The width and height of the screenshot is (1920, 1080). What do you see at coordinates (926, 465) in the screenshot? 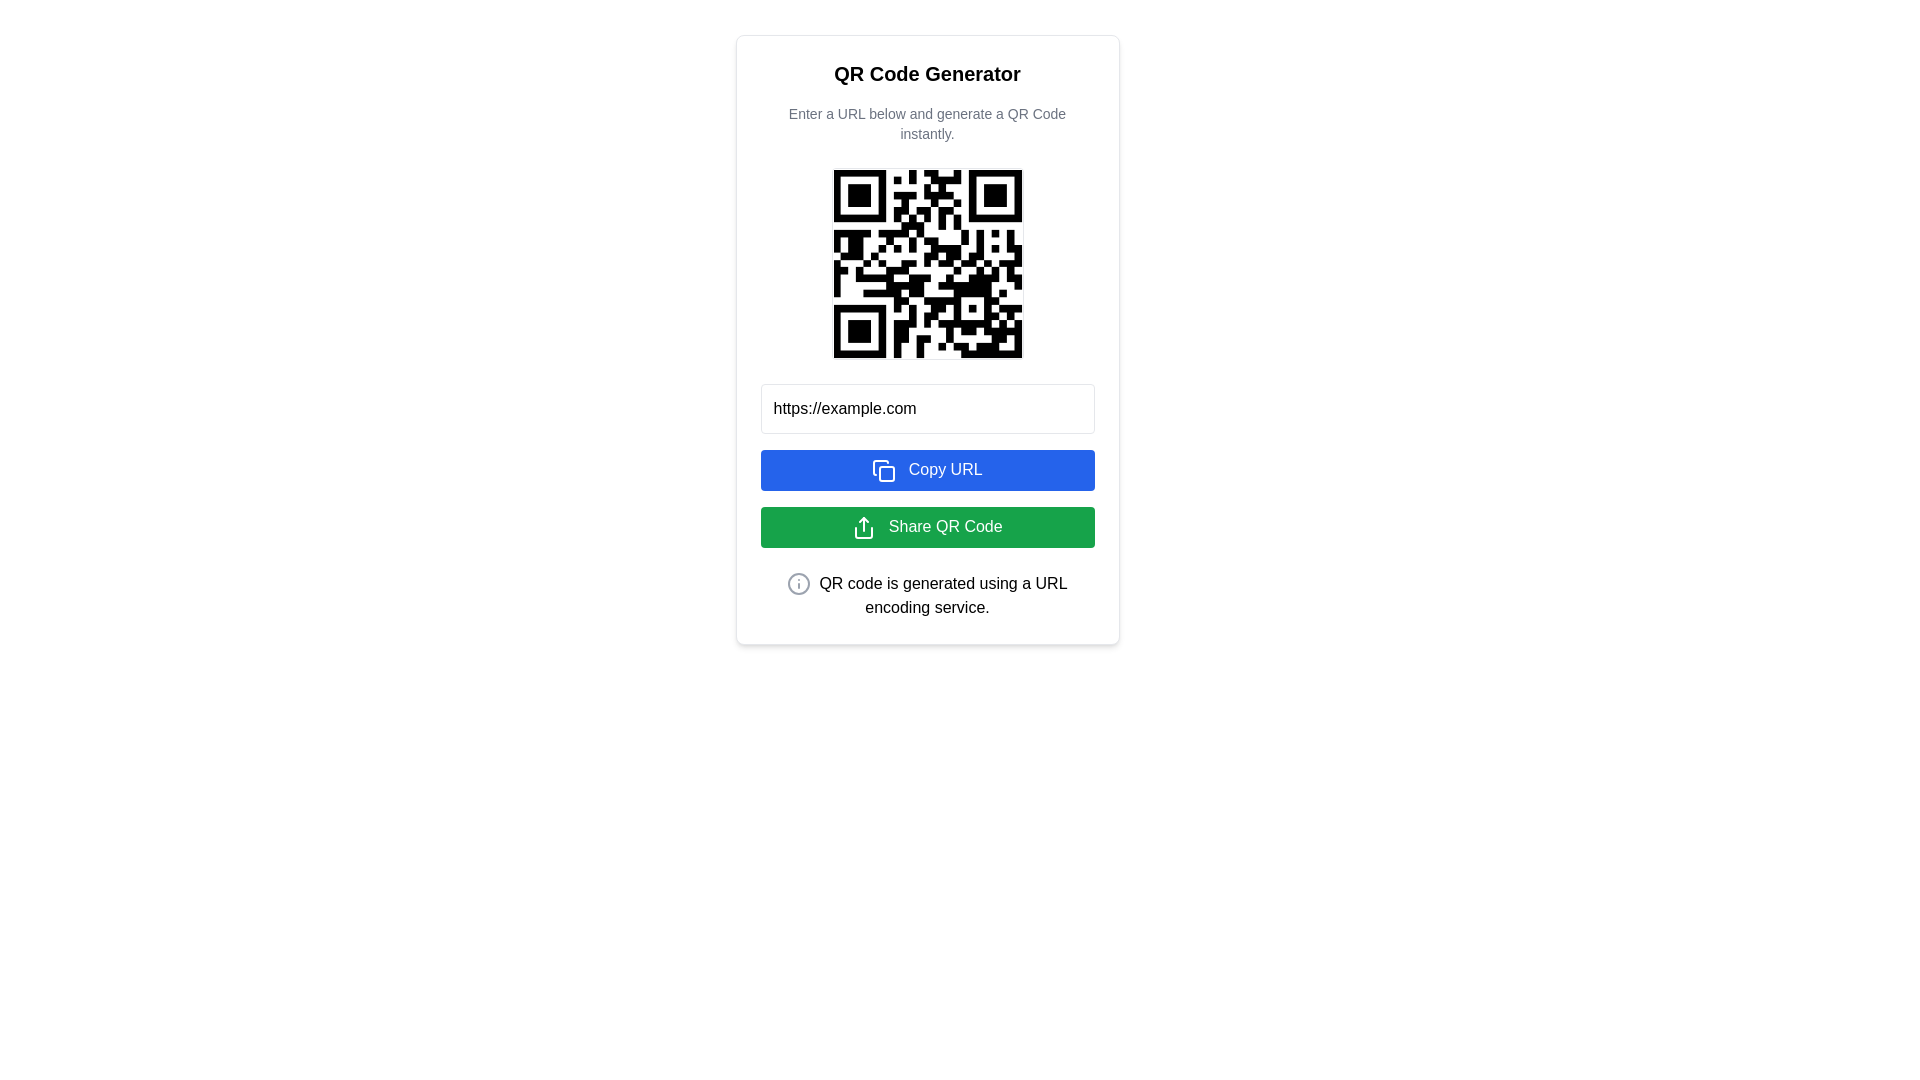
I see `the 'Share QR Code' button located below the 'Copy URL' button in the QR Code Generator interface` at bounding box center [926, 465].